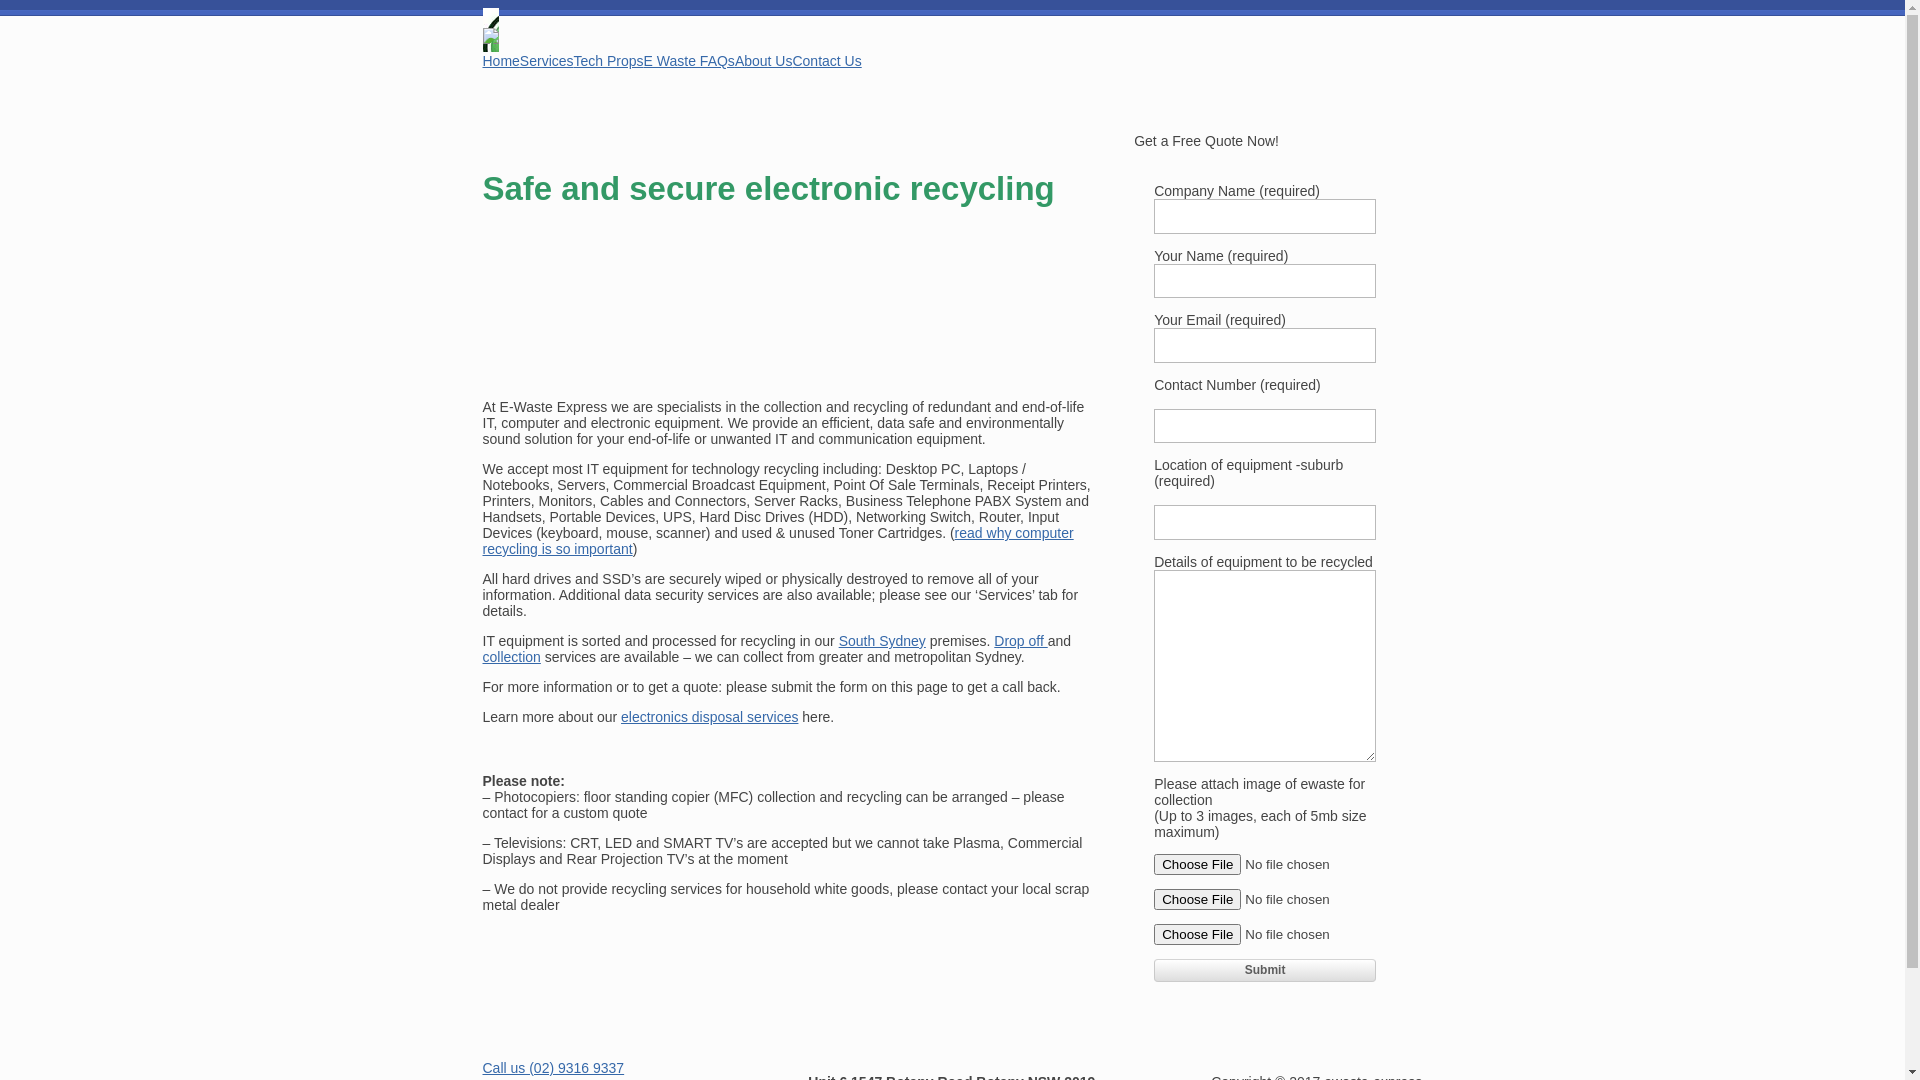 The height and width of the screenshot is (1080, 1920). I want to click on 'About Us', so click(733, 60).